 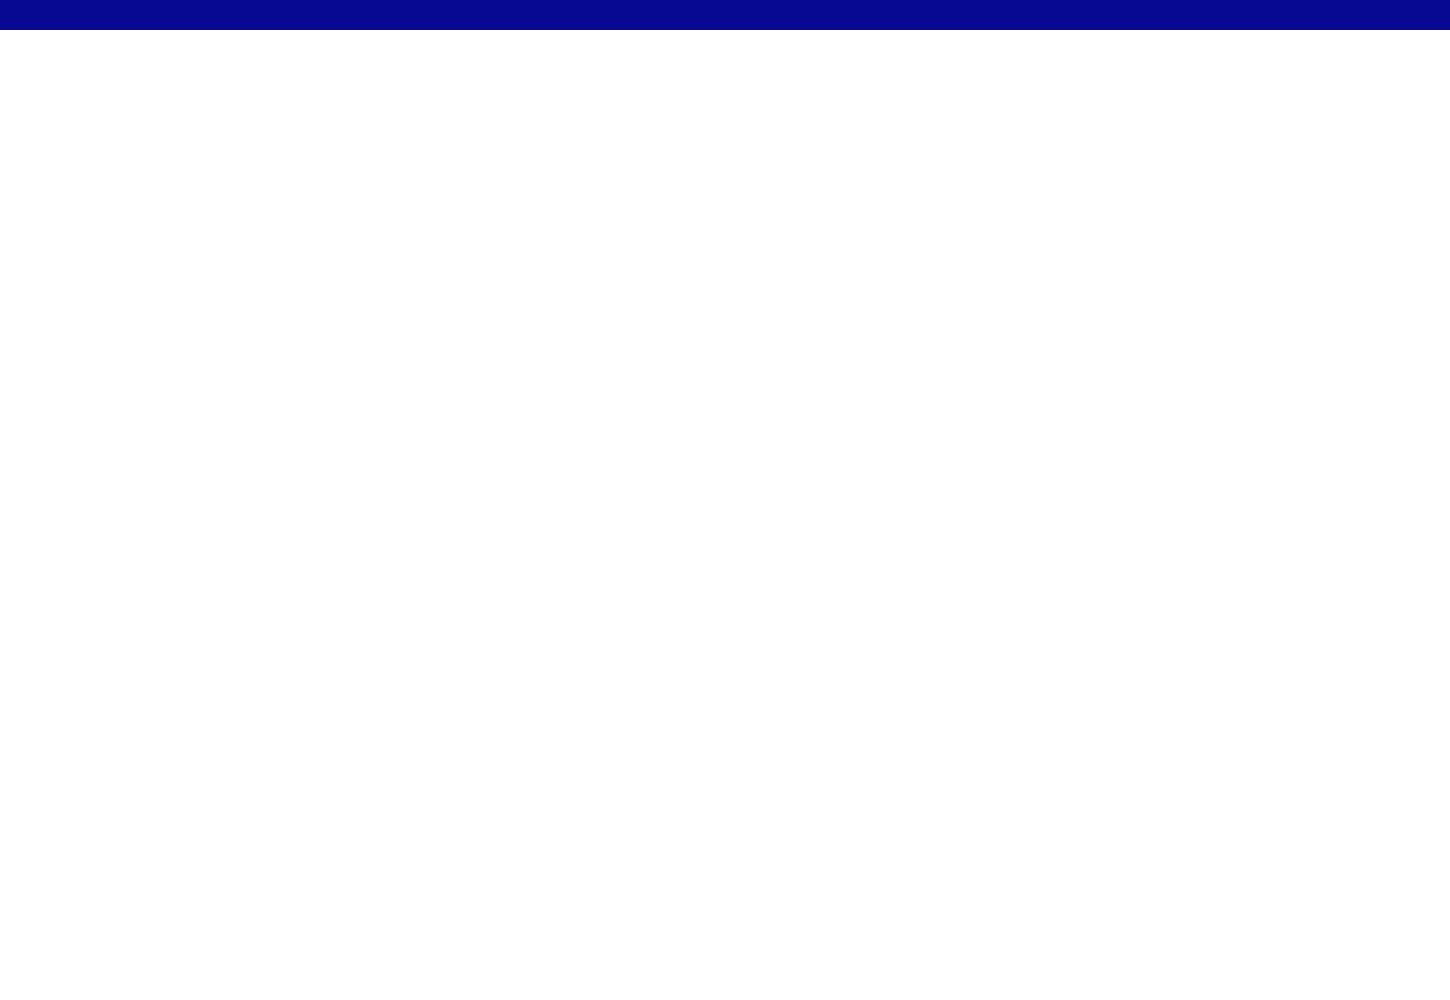 What do you see at coordinates (610, 51) in the screenshot?
I see `'ASFNR22 CME Information'` at bounding box center [610, 51].